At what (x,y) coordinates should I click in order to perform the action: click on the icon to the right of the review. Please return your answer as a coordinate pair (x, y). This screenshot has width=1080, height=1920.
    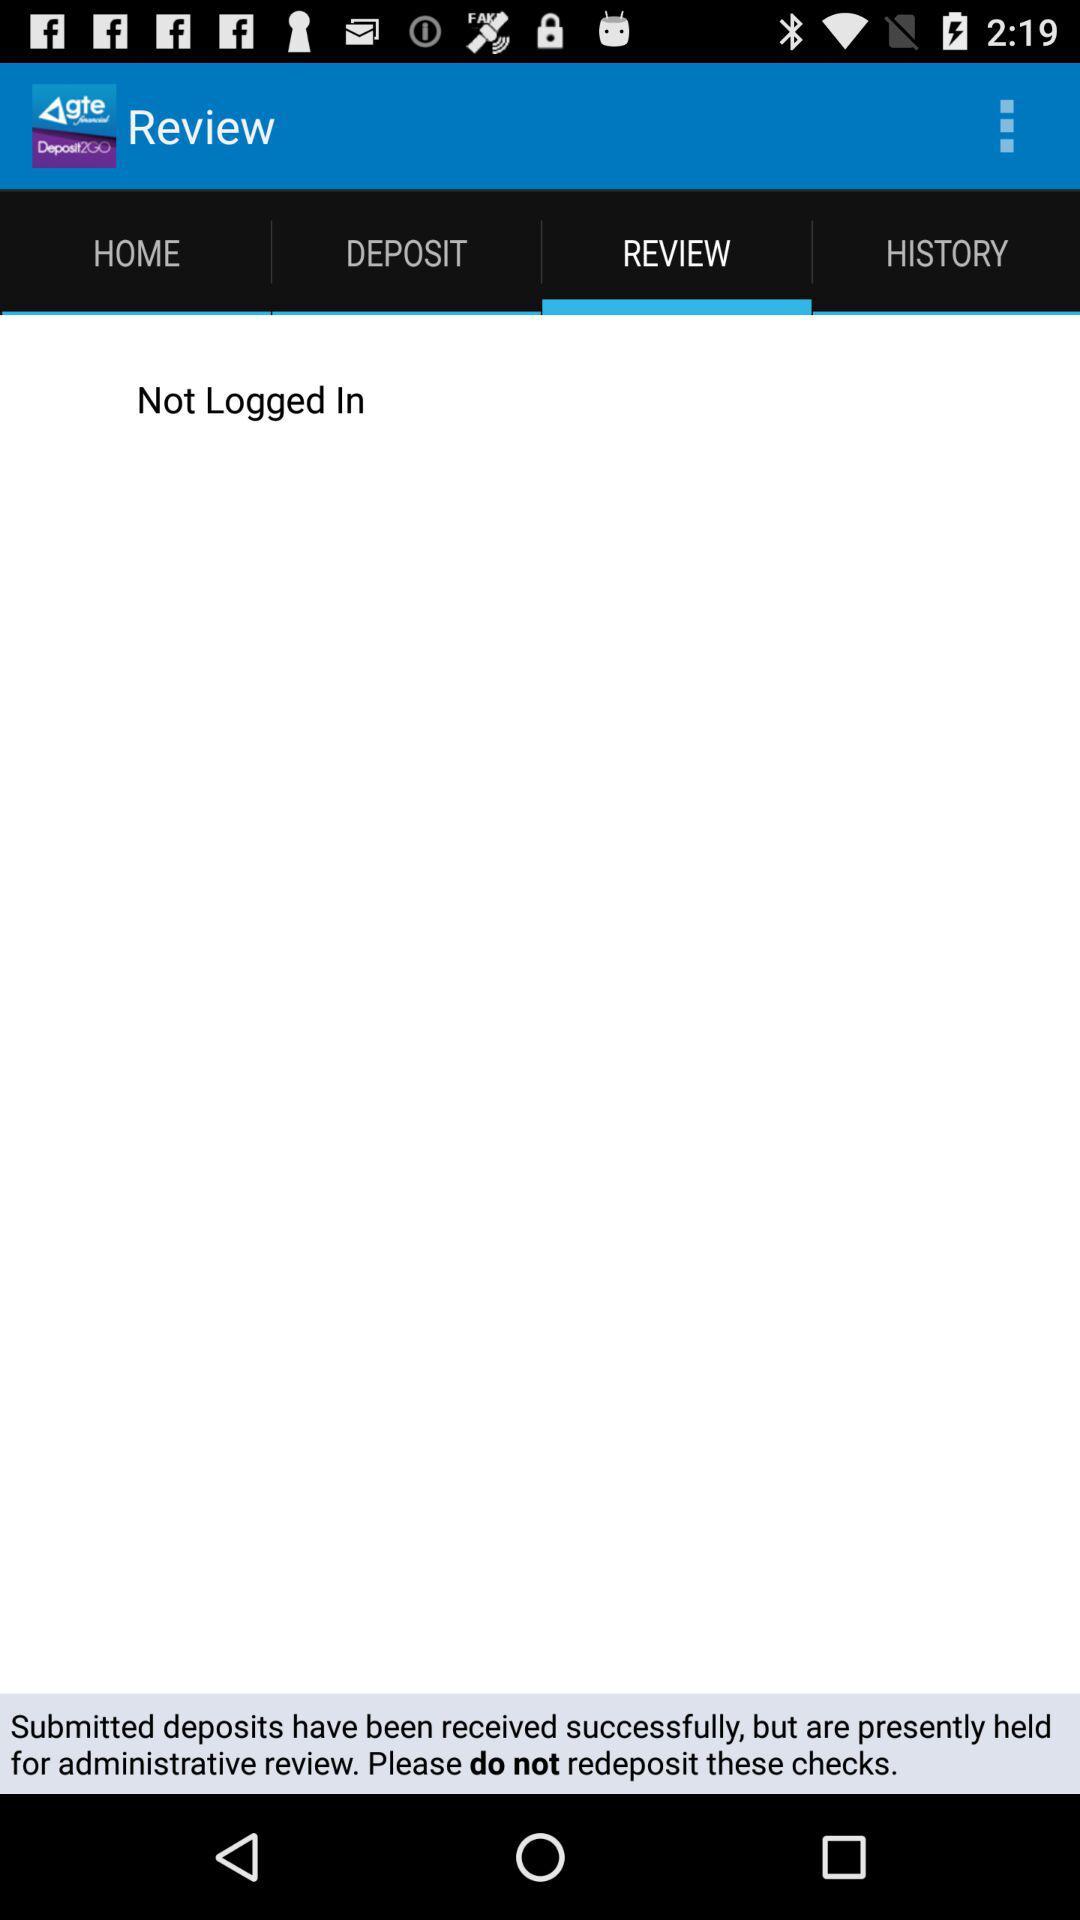
    Looking at the image, I should click on (1006, 124).